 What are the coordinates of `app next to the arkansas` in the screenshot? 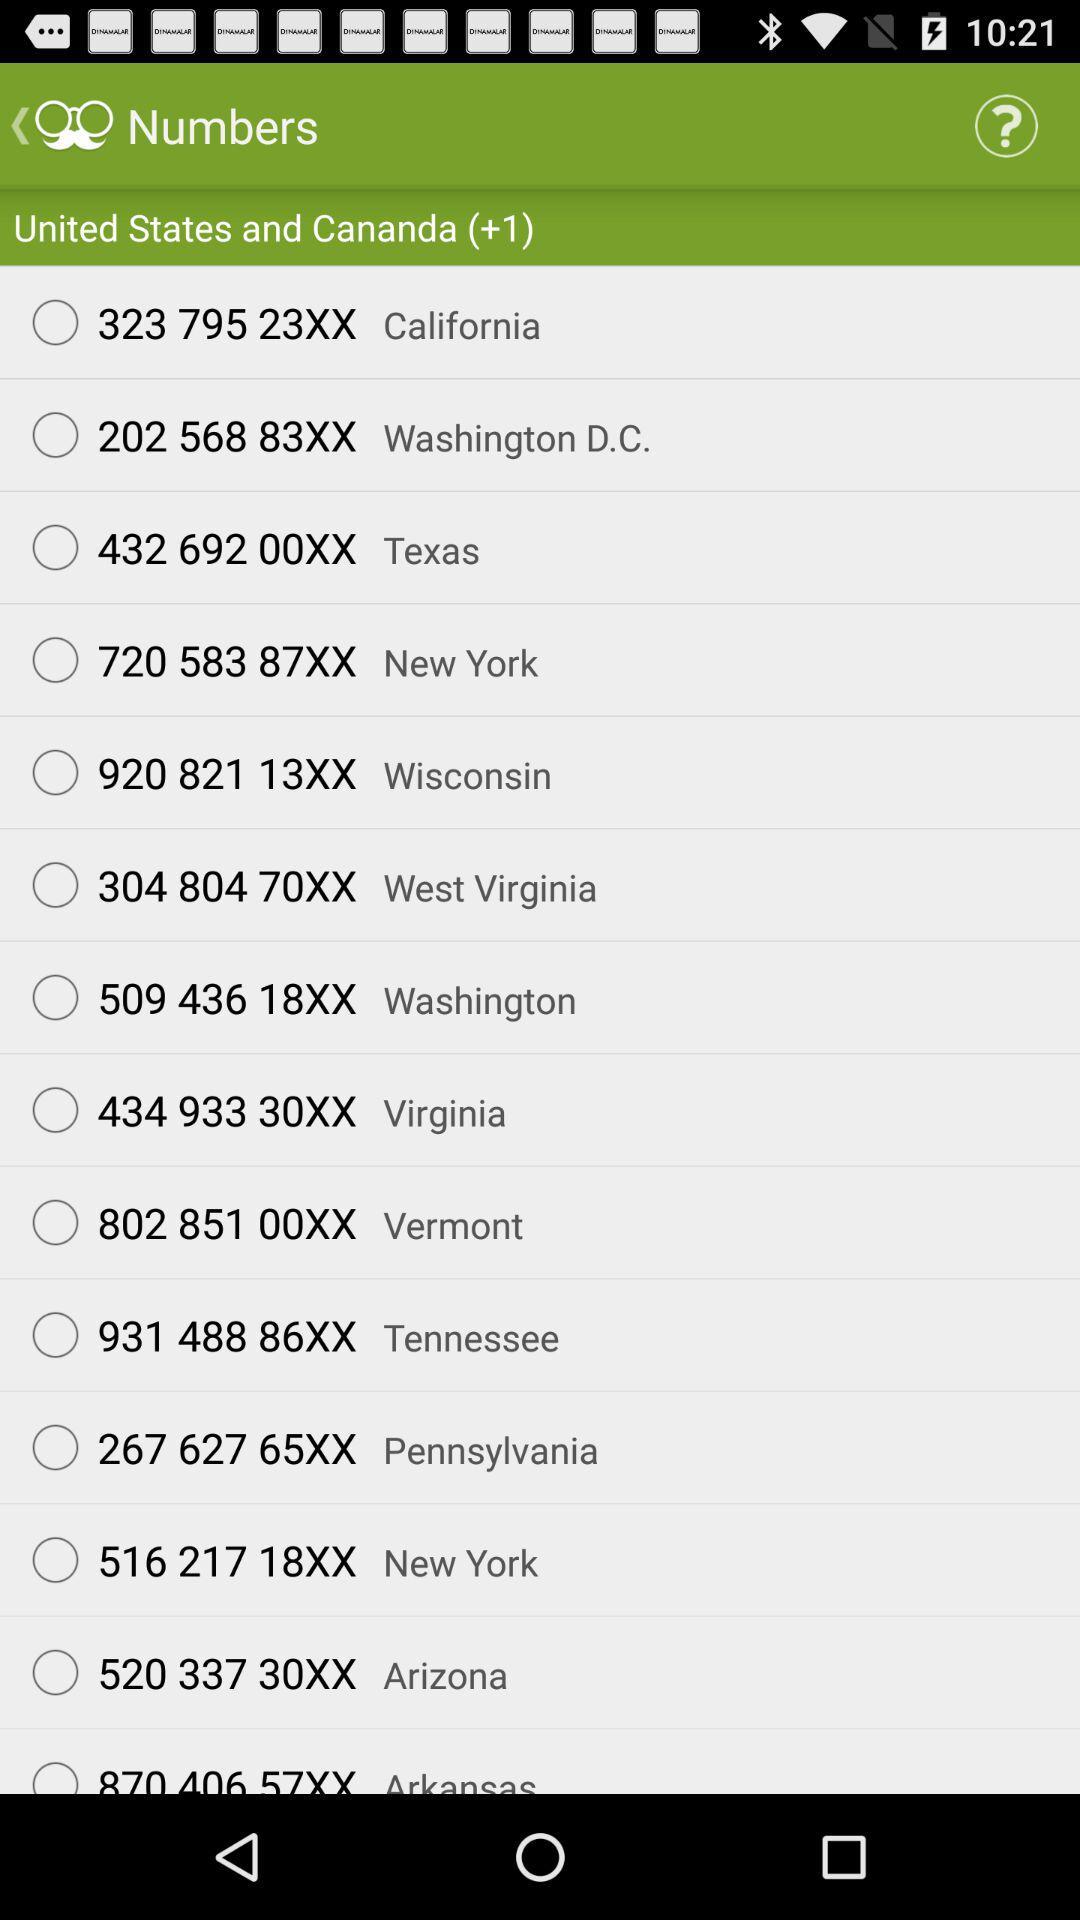 It's located at (185, 1768).